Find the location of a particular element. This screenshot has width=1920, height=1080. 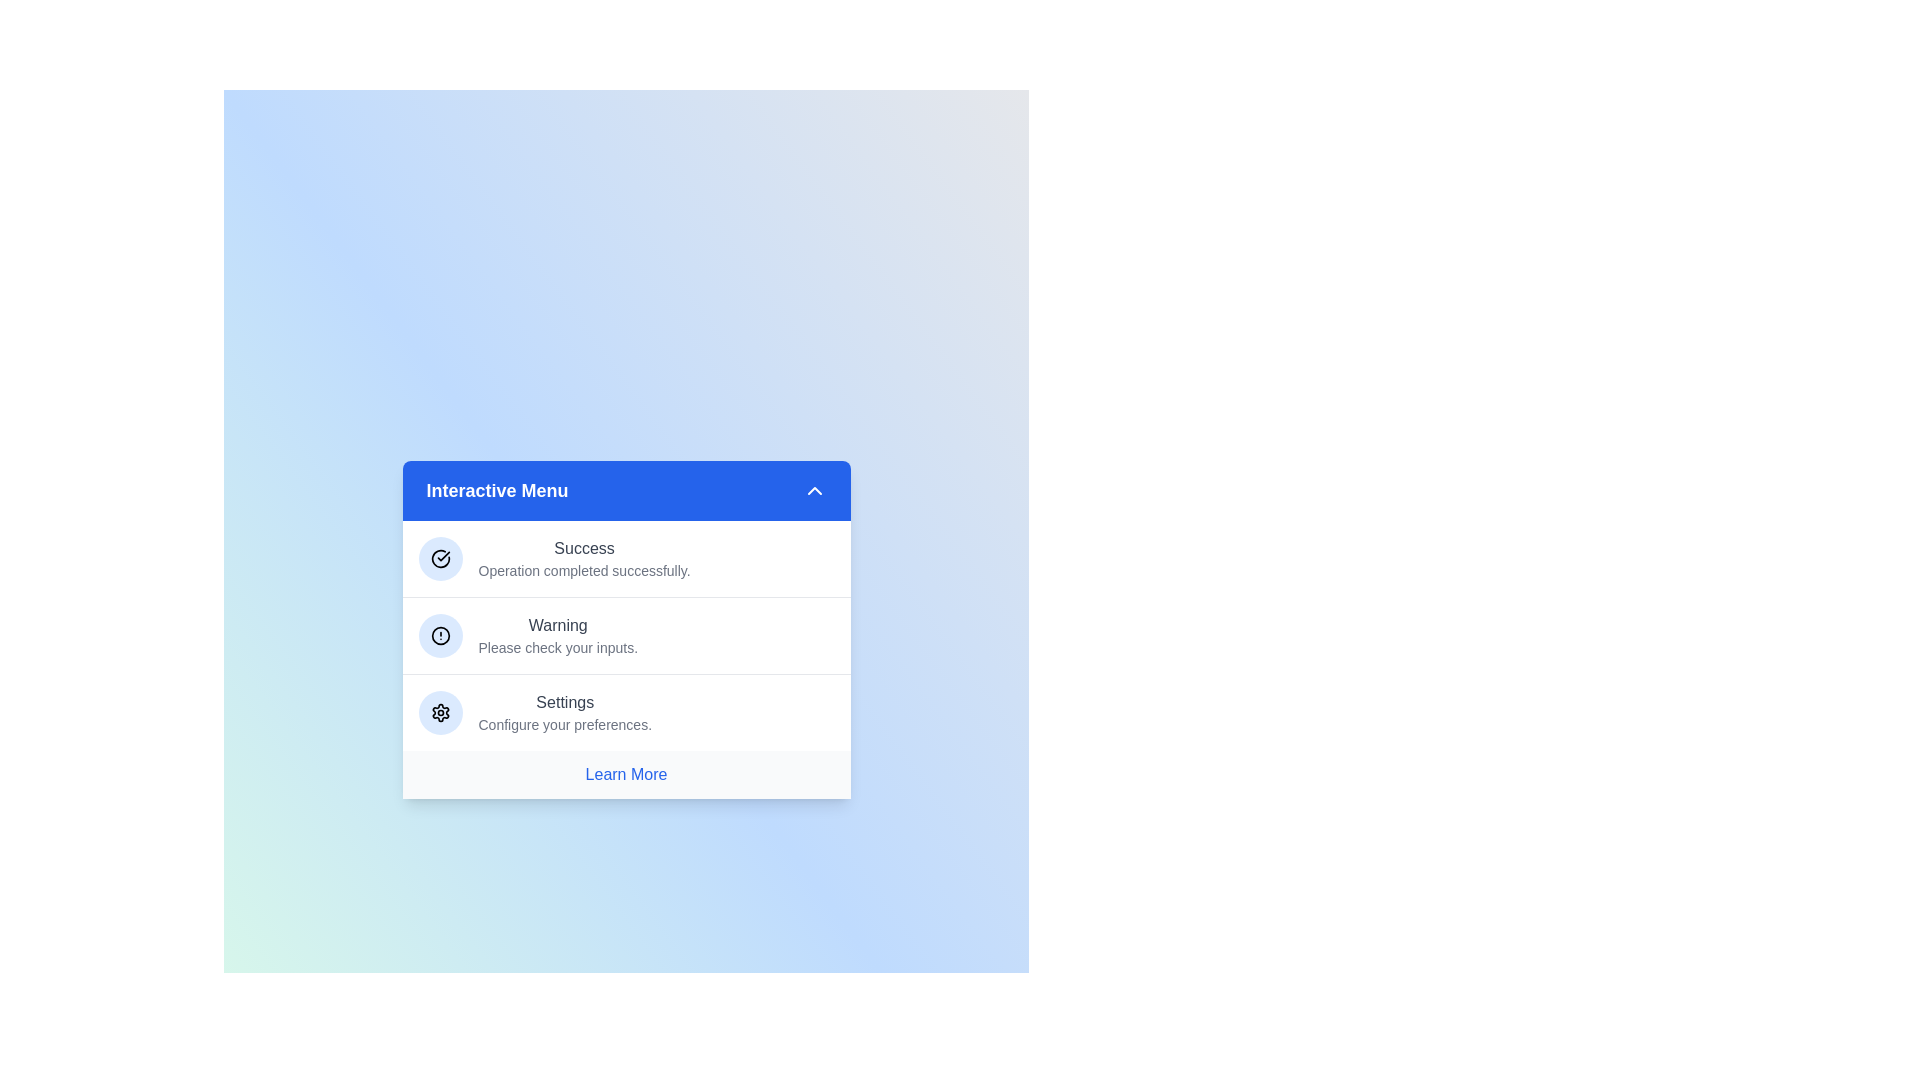

the menu item labeled 'Warning' is located at coordinates (625, 635).